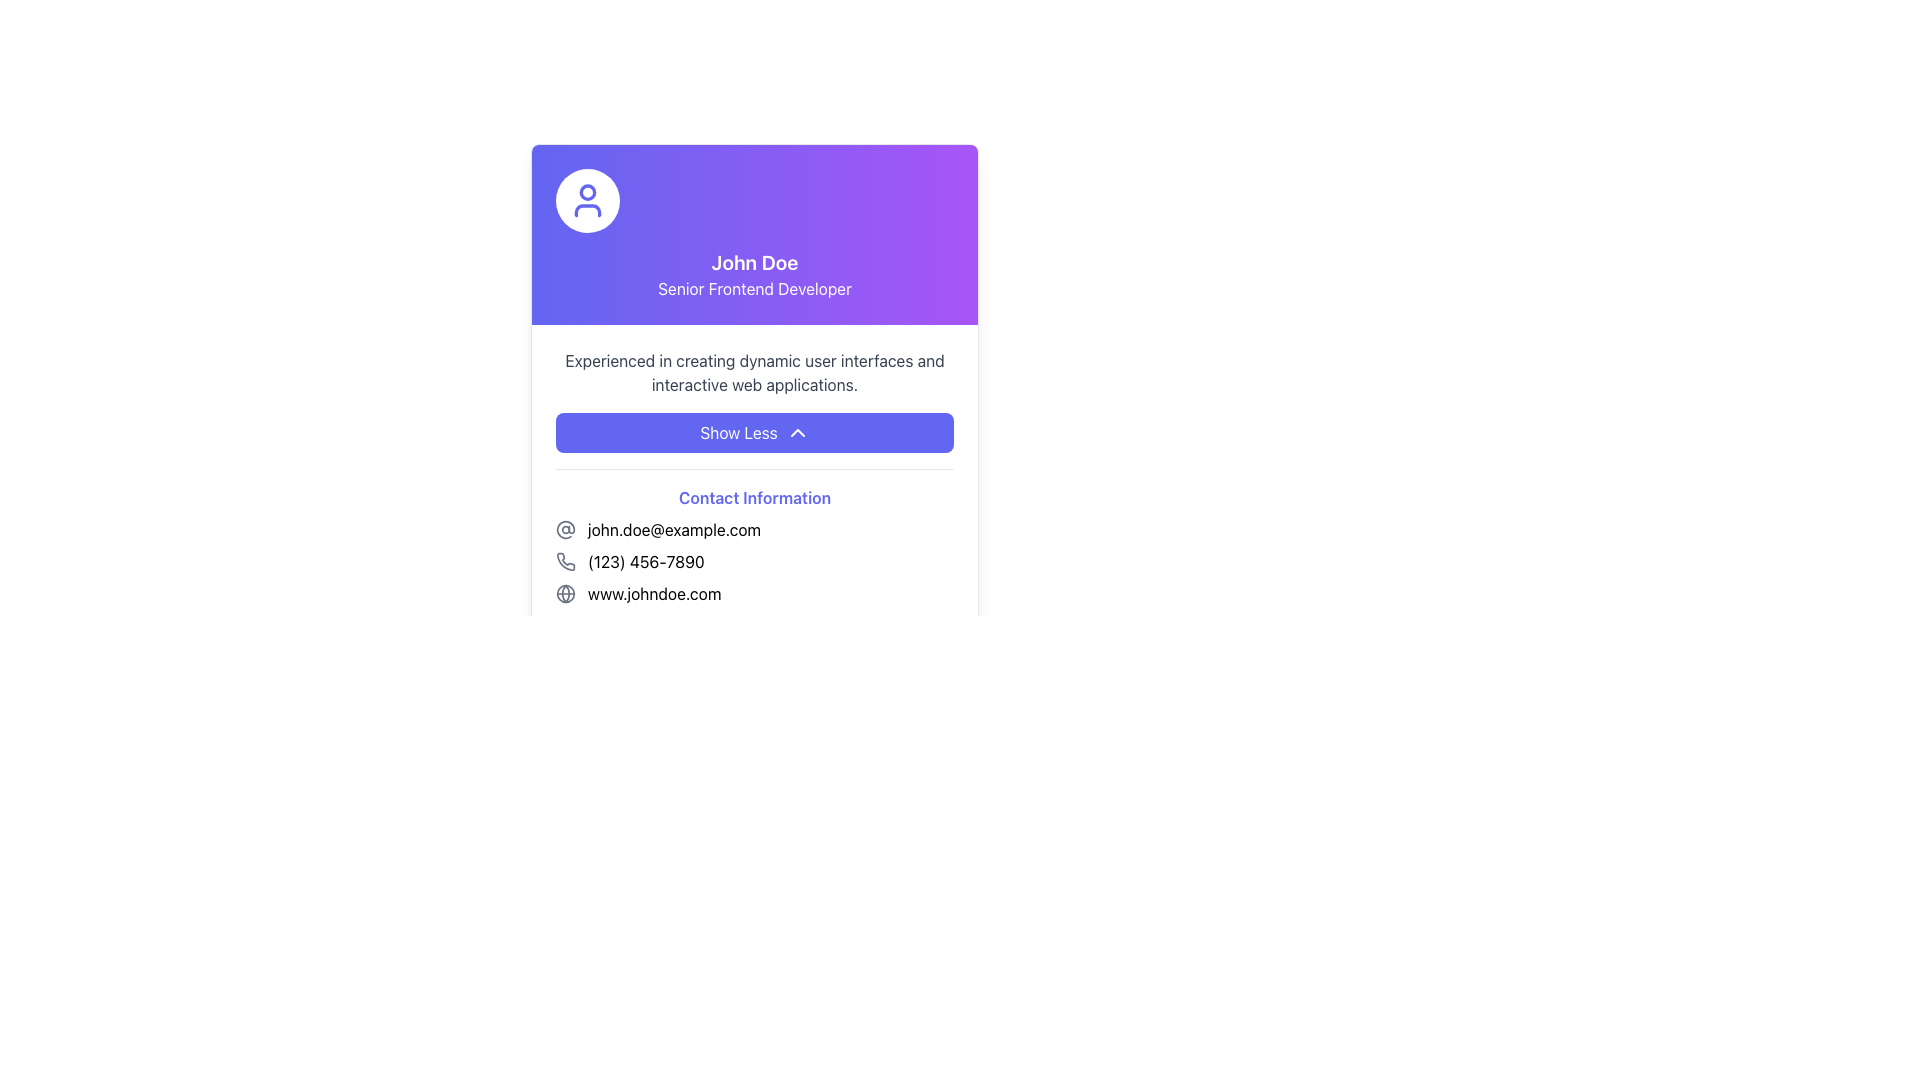  I want to click on the user profile icon located at the top-left of the gradient card component, above the text 'John Doe' and 'Senior Frontend Developer', so click(587, 200).